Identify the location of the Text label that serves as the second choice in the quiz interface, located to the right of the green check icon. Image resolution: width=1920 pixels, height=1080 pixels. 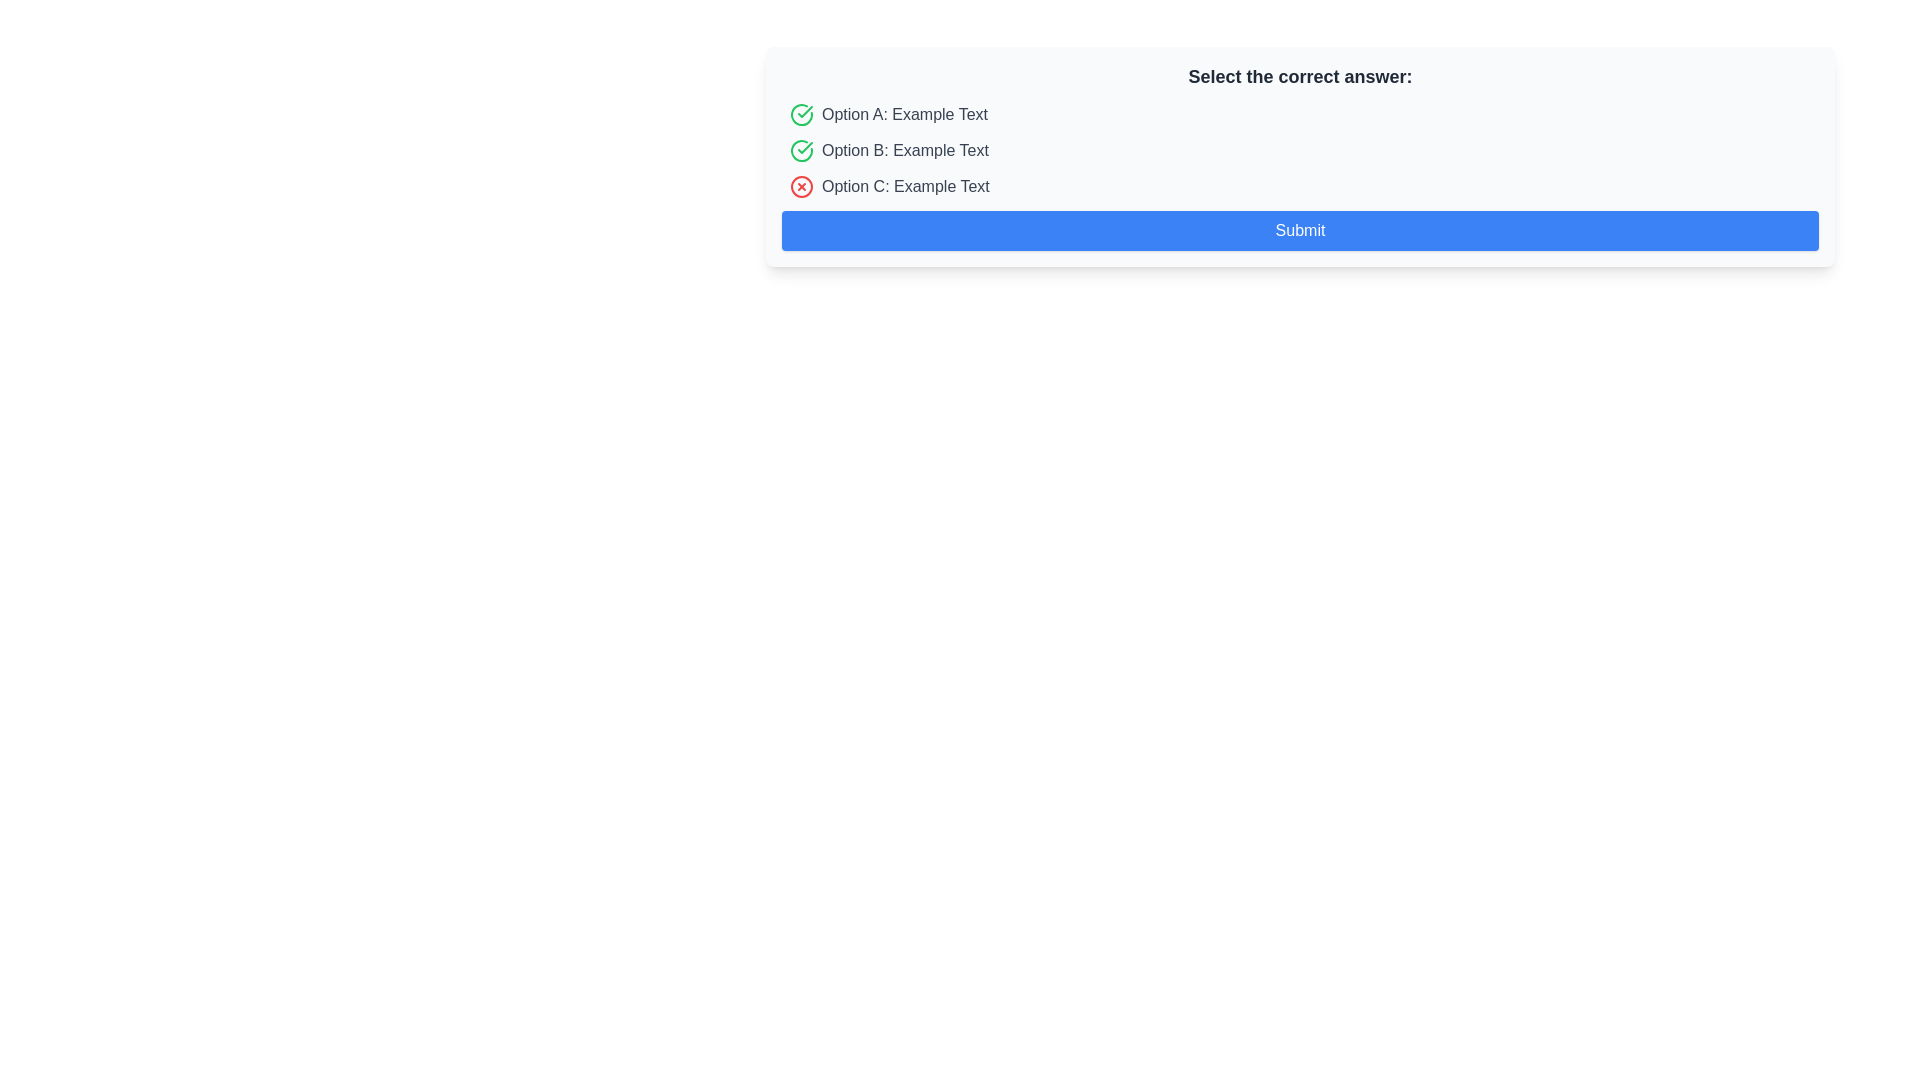
(904, 149).